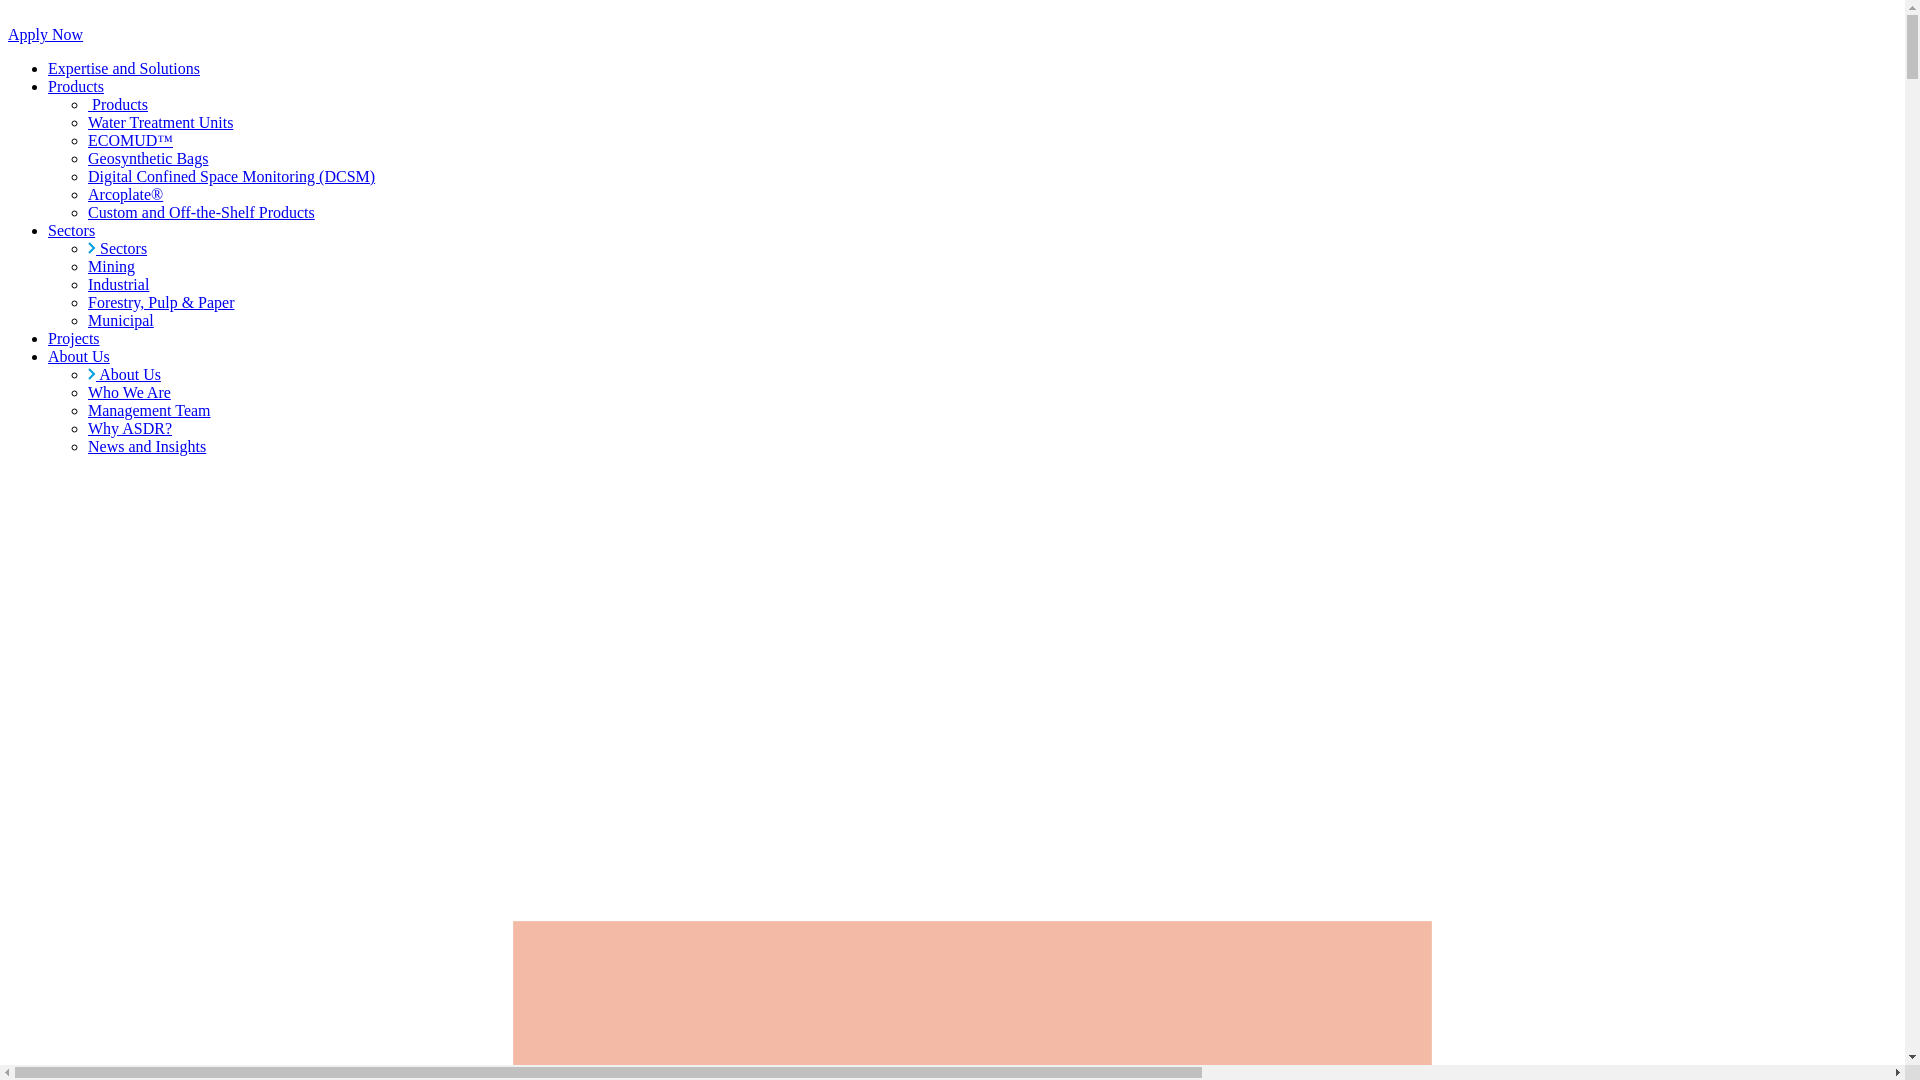  What do you see at coordinates (128, 427) in the screenshot?
I see `'Why ASDR?'` at bounding box center [128, 427].